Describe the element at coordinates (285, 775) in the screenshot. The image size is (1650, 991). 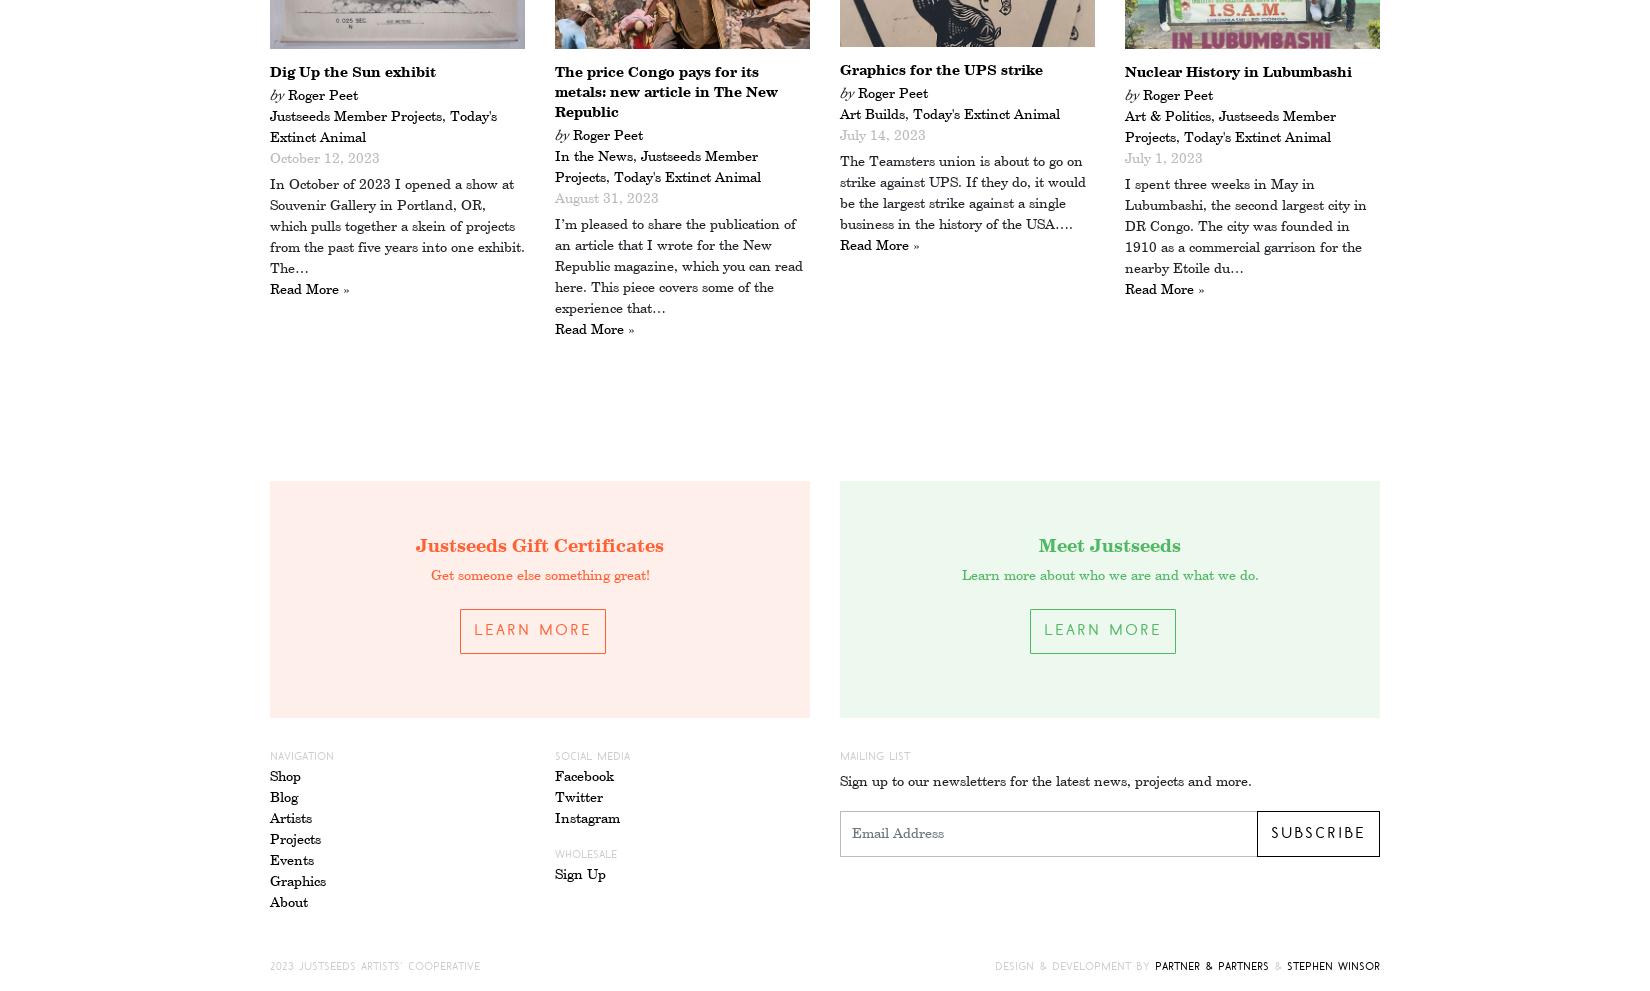
I see `'Shop'` at that location.